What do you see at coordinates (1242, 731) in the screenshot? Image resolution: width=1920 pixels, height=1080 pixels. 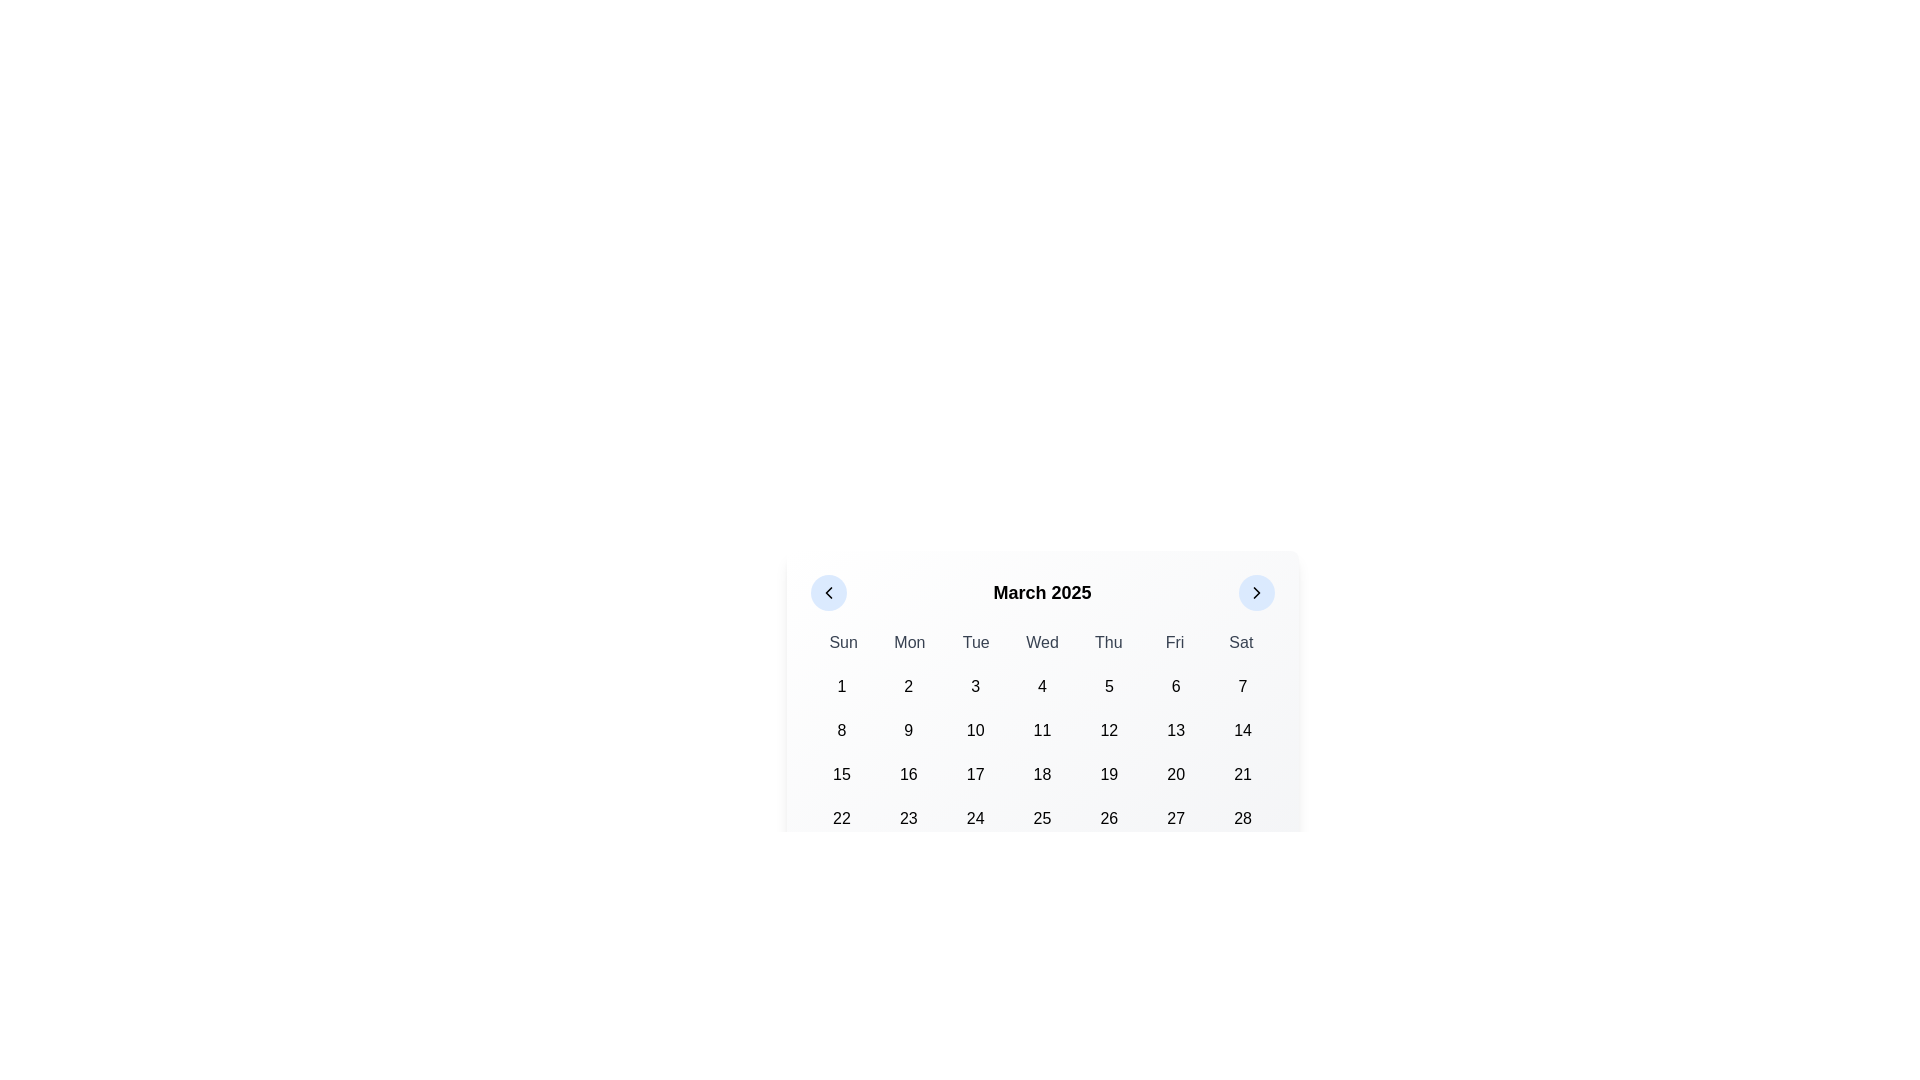 I see `the button containing the numeral '14' with rounded corners` at bounding box center [1242, 731].